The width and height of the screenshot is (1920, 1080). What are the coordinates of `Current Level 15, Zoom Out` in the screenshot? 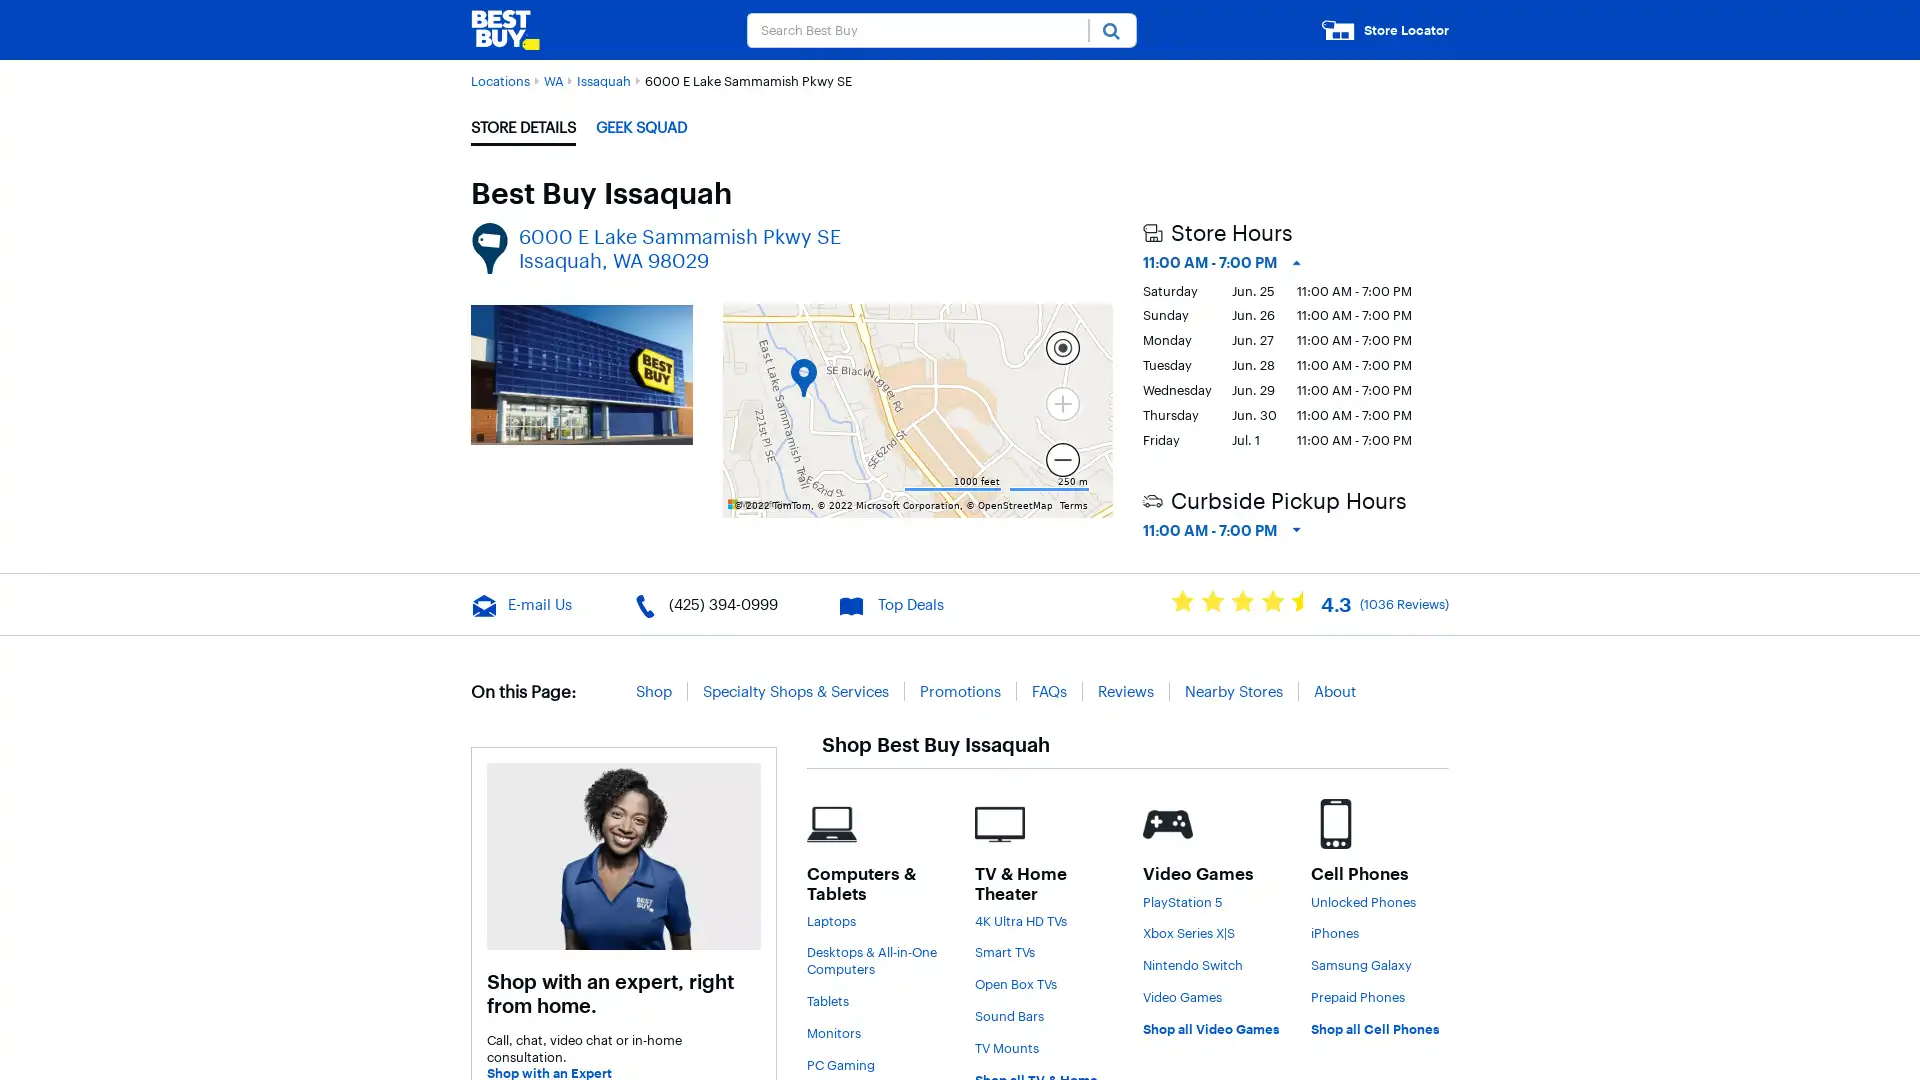 It's located at (1061, 459).